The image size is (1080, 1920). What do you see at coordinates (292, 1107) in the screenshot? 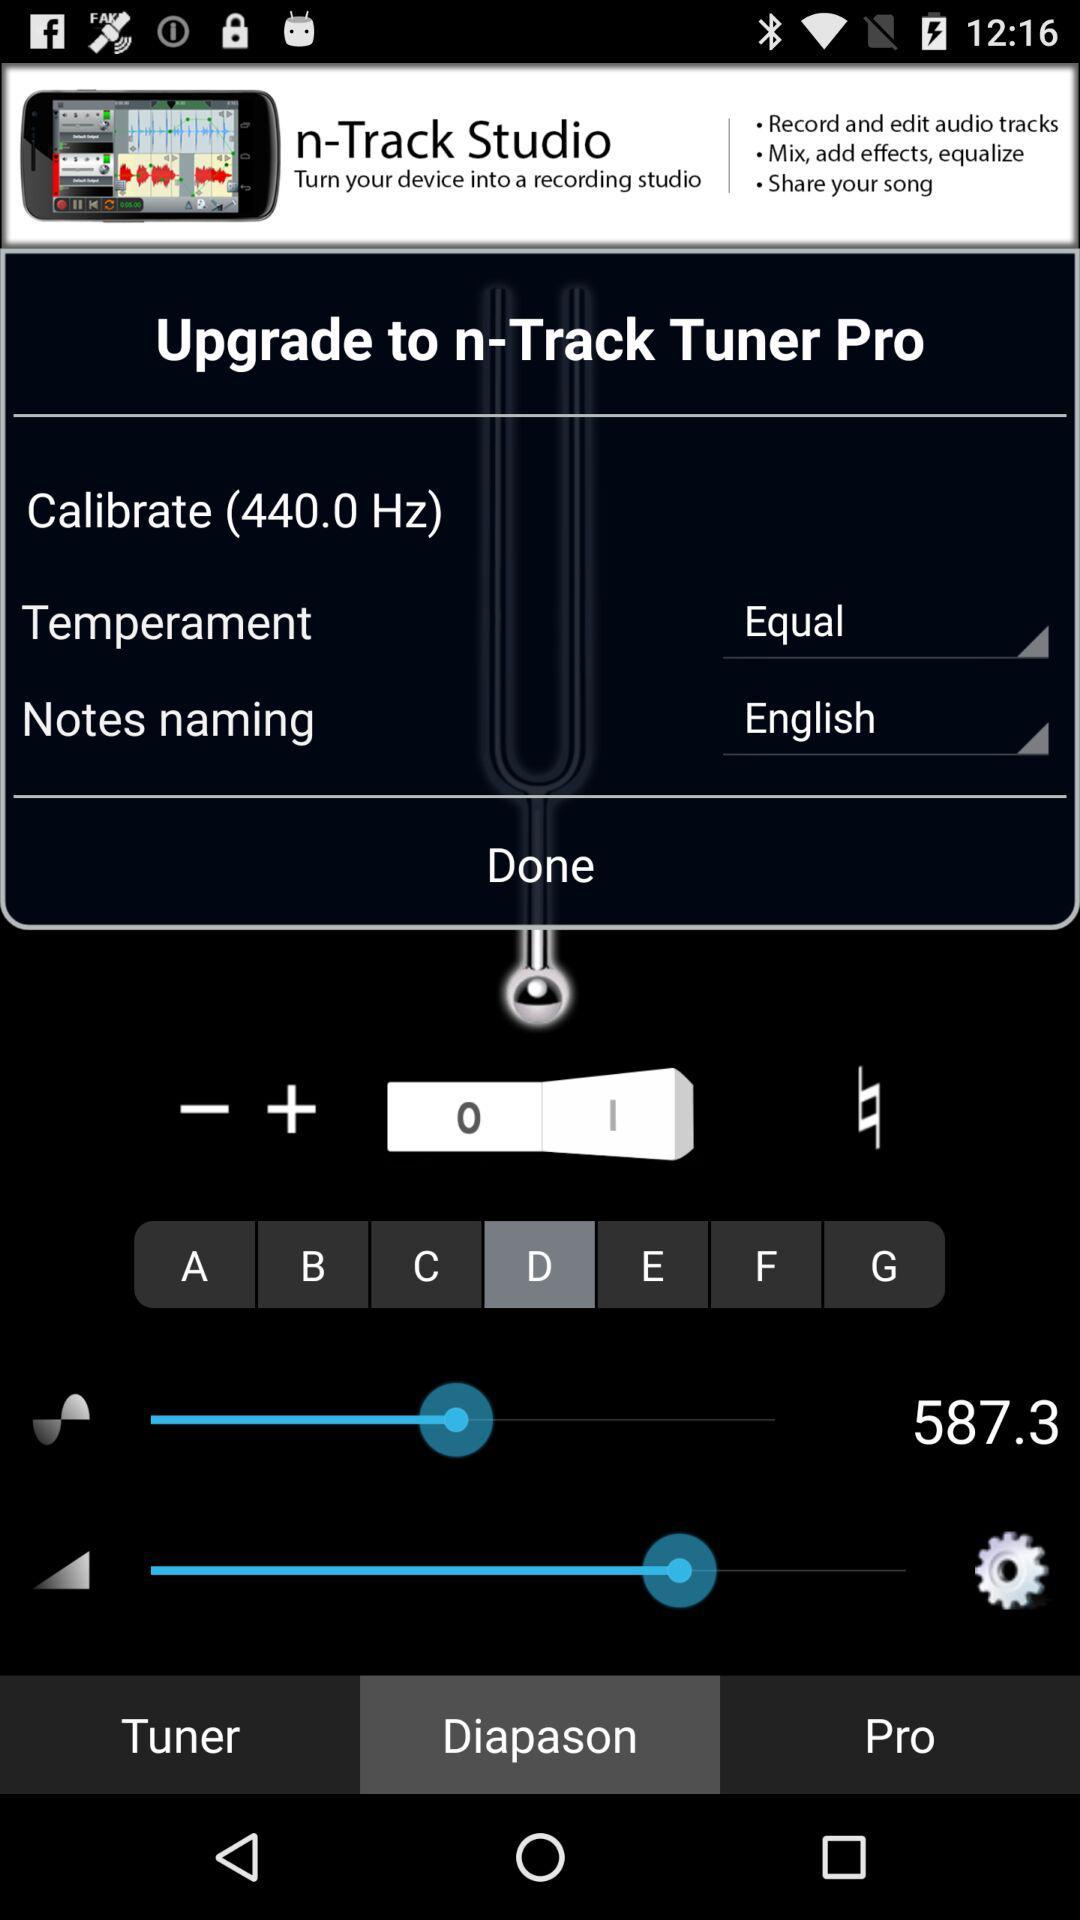
I see `the icon above a` at bounding box center [292, 1107].